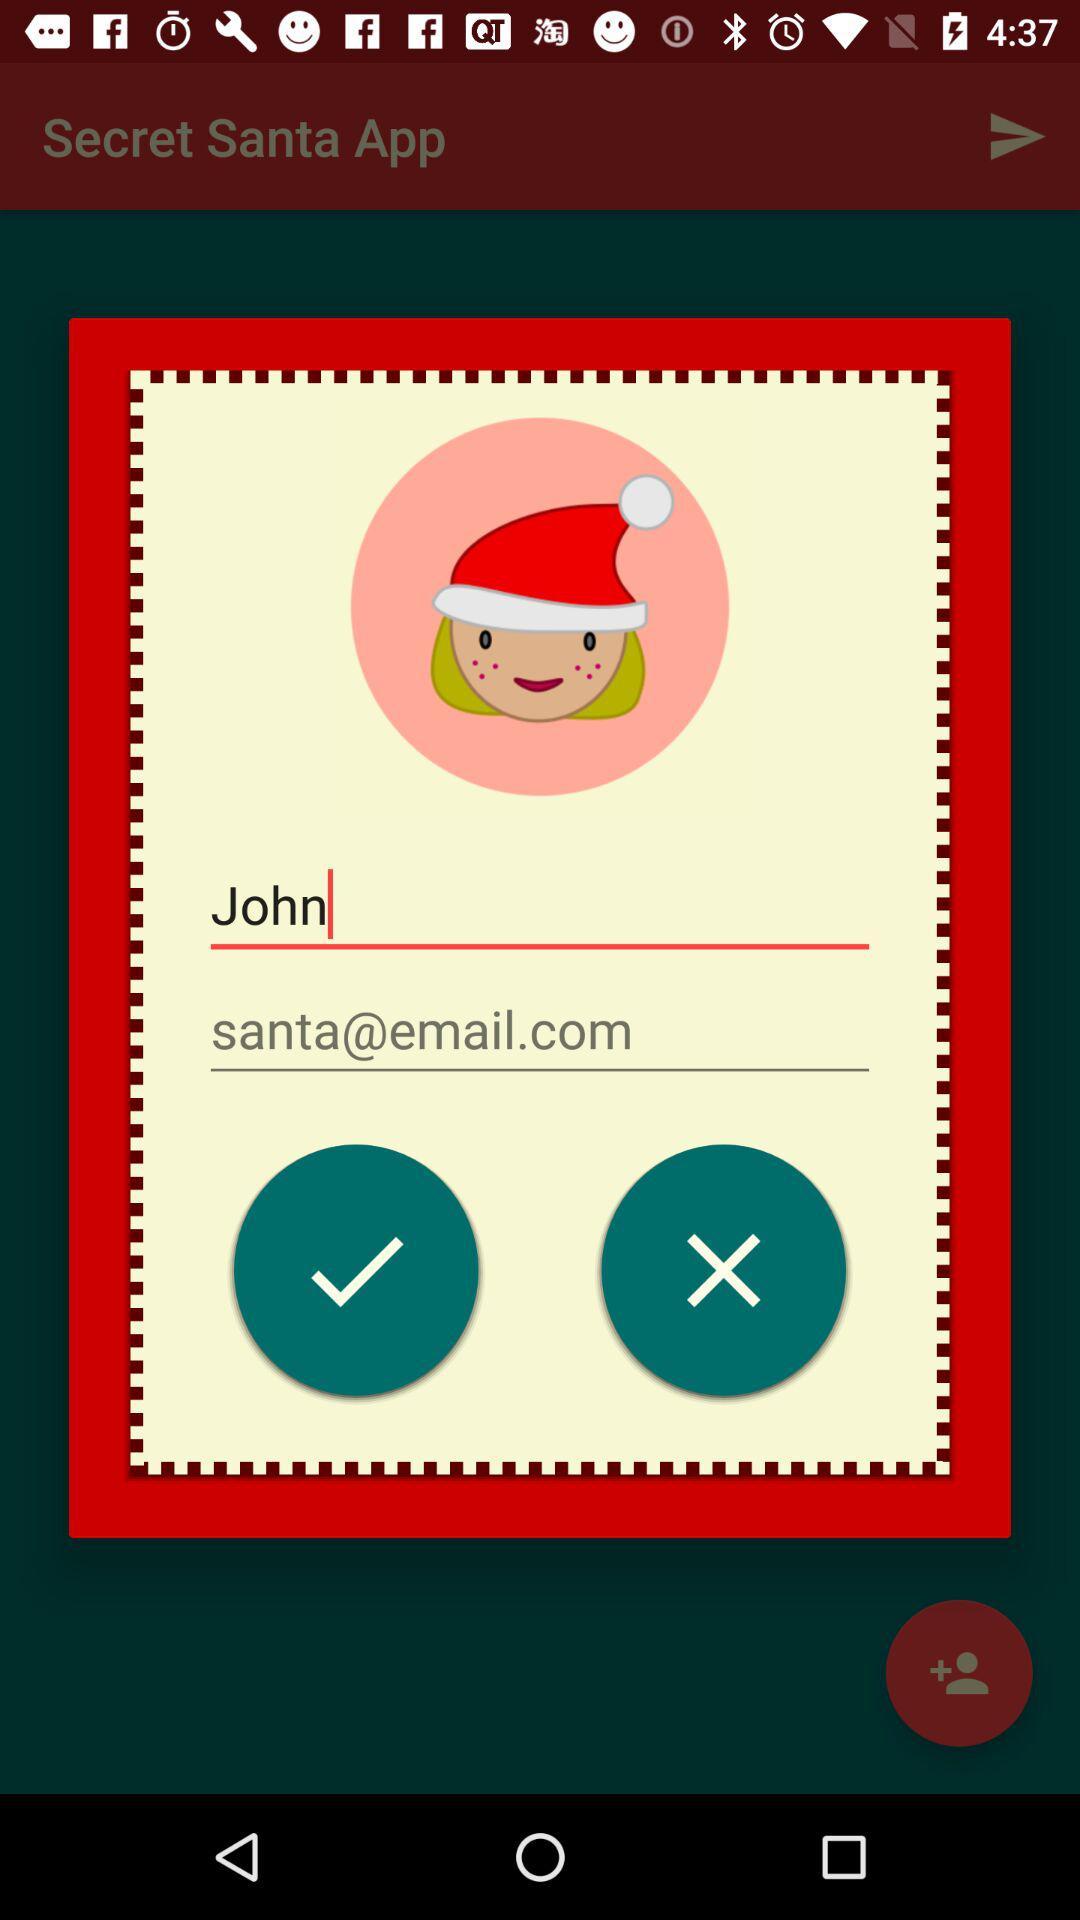 The width and height of the screenshot is (1080, 1920). I want to click on item below the john item, so click(540, 1029).